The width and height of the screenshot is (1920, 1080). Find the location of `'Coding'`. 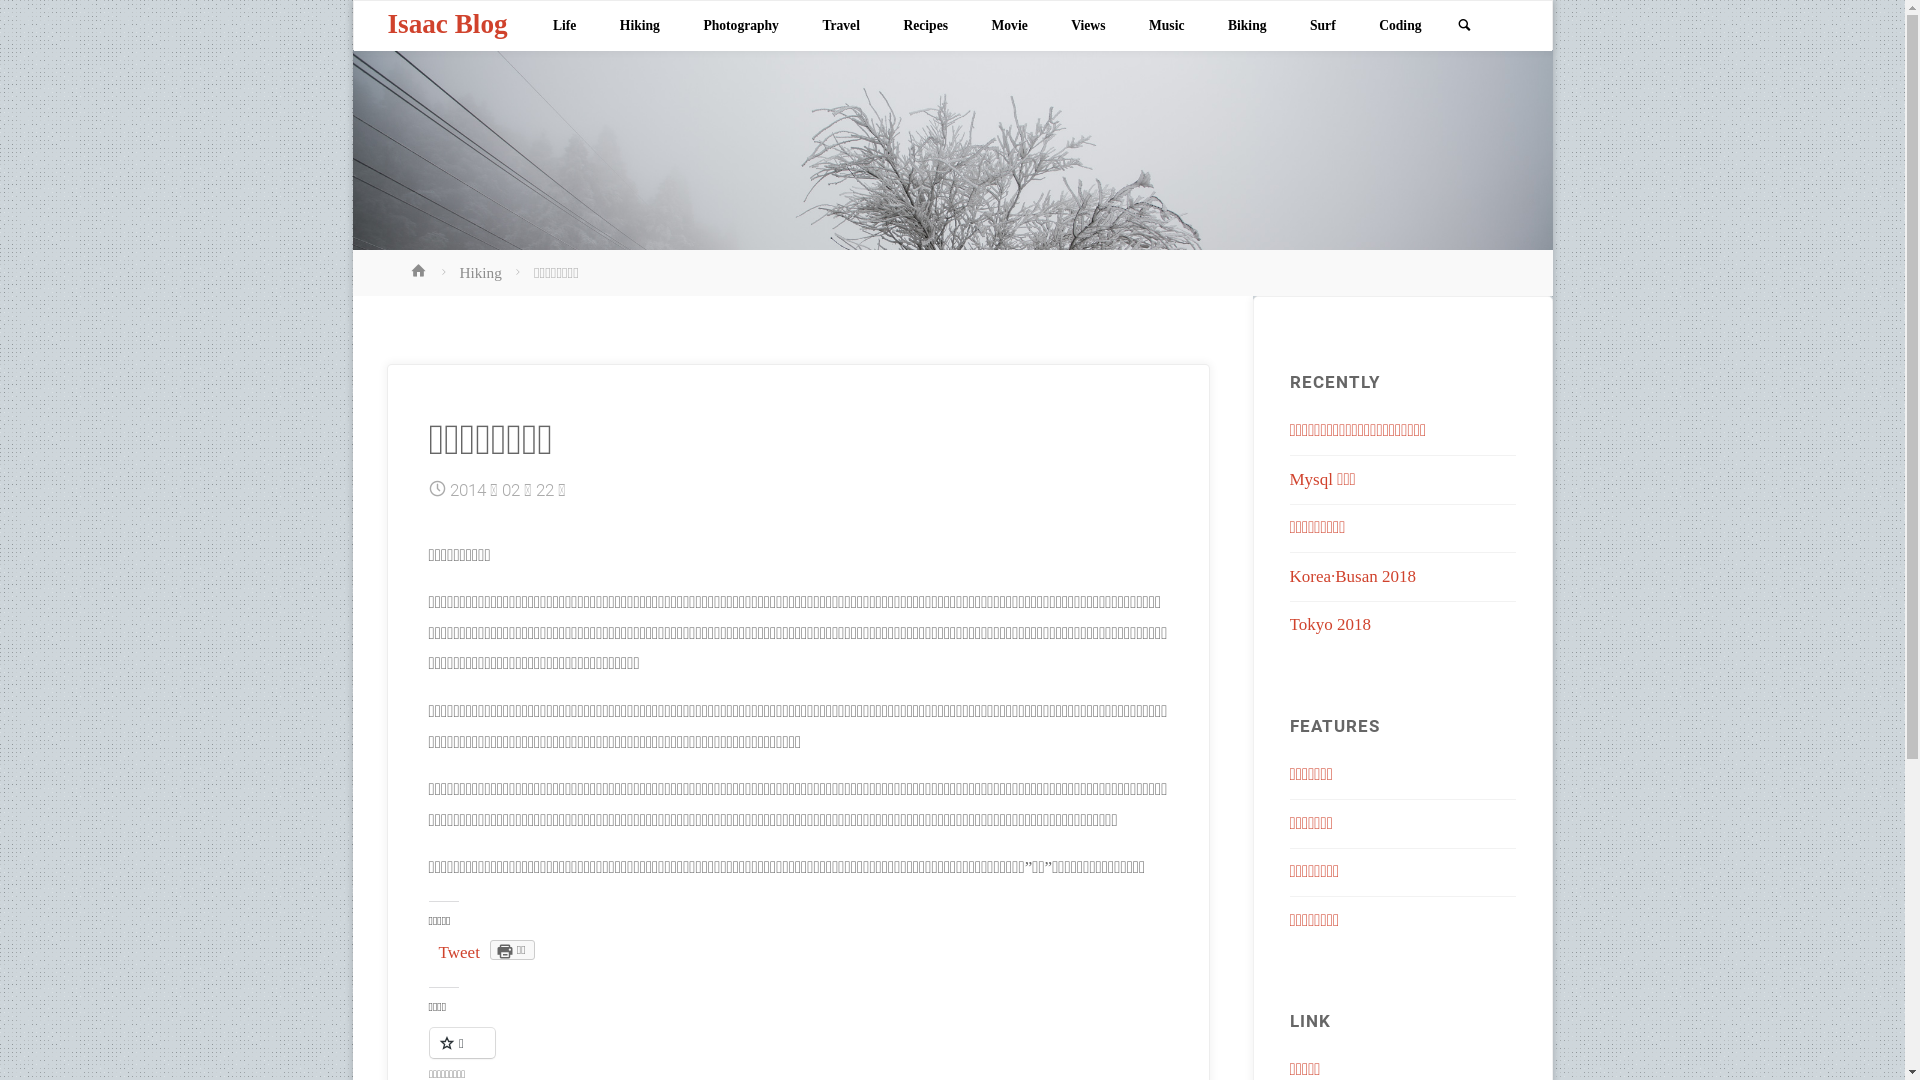

'Coding' is located at coordinates (1399, 26).